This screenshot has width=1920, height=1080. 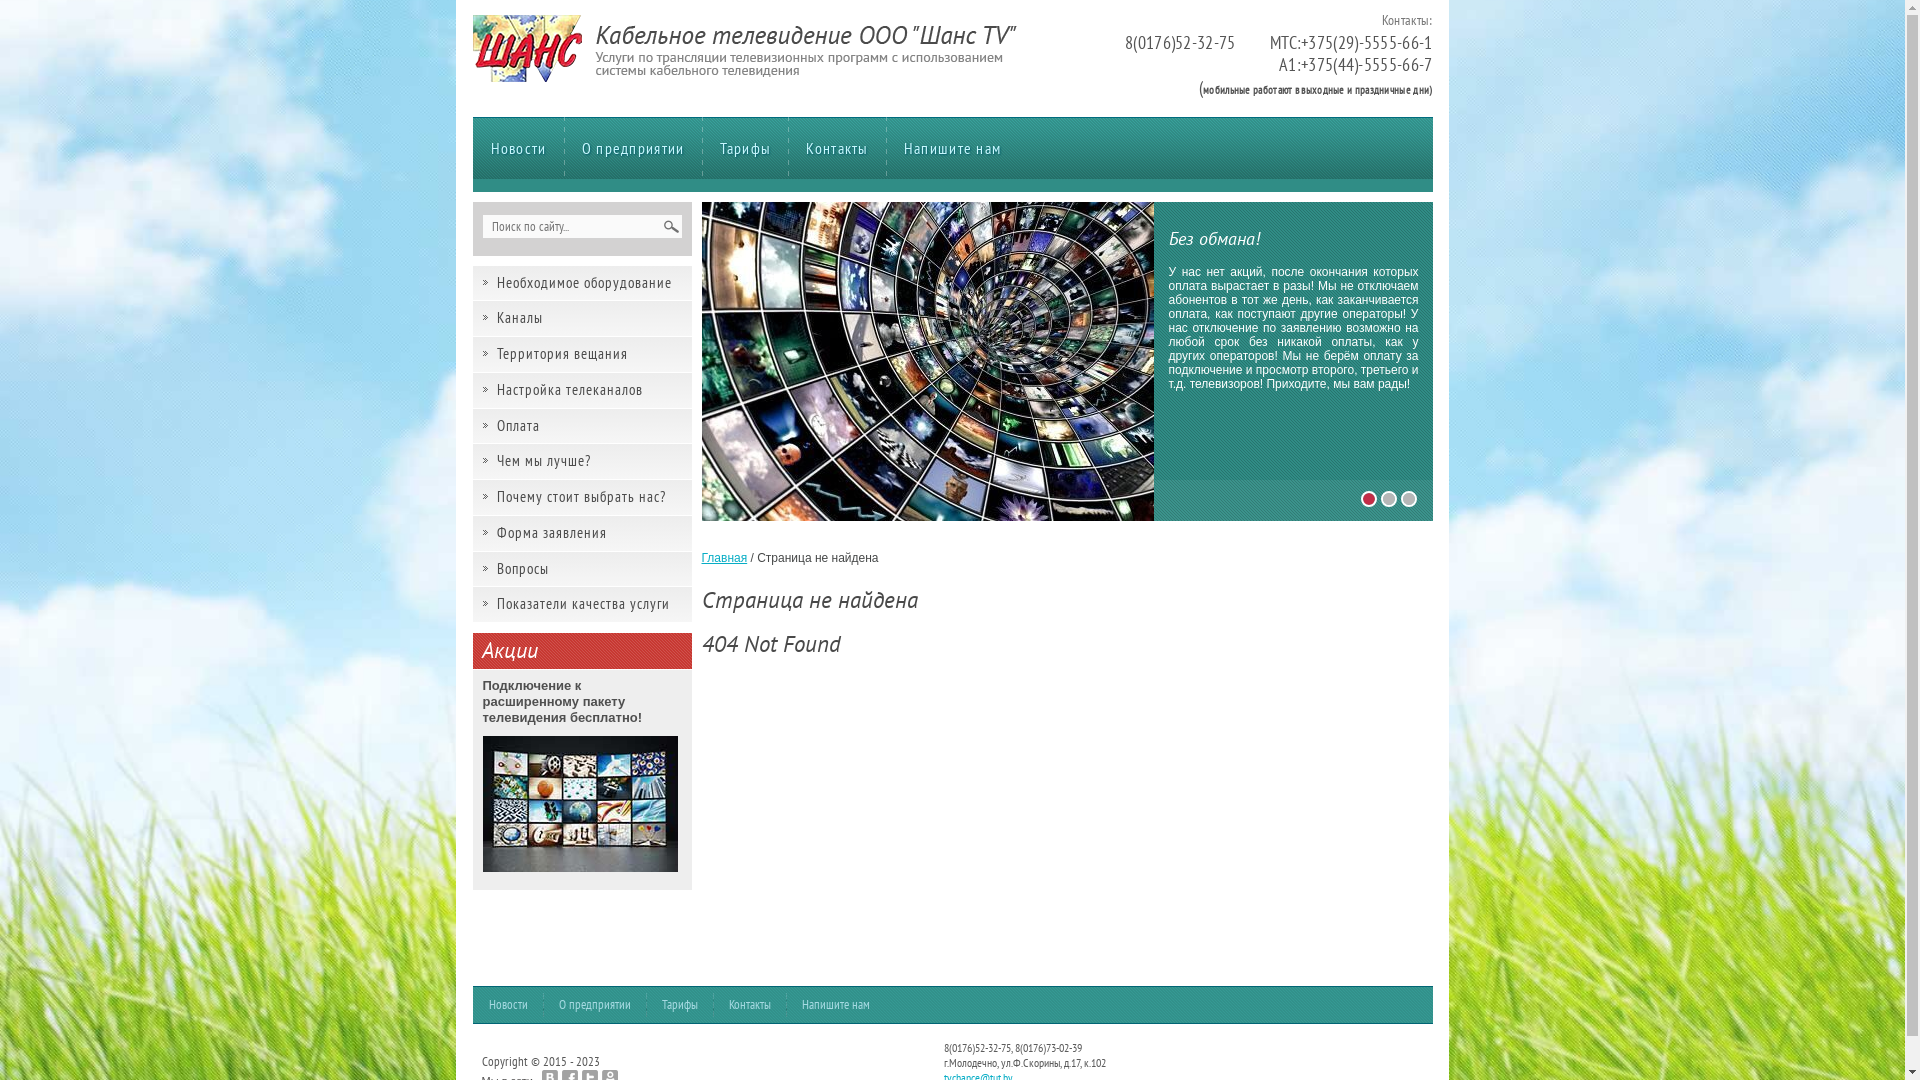 What do you see at coordinates (1367, 497) in the screenshot?
I see `'1'` at bounding box center [1367, 497].